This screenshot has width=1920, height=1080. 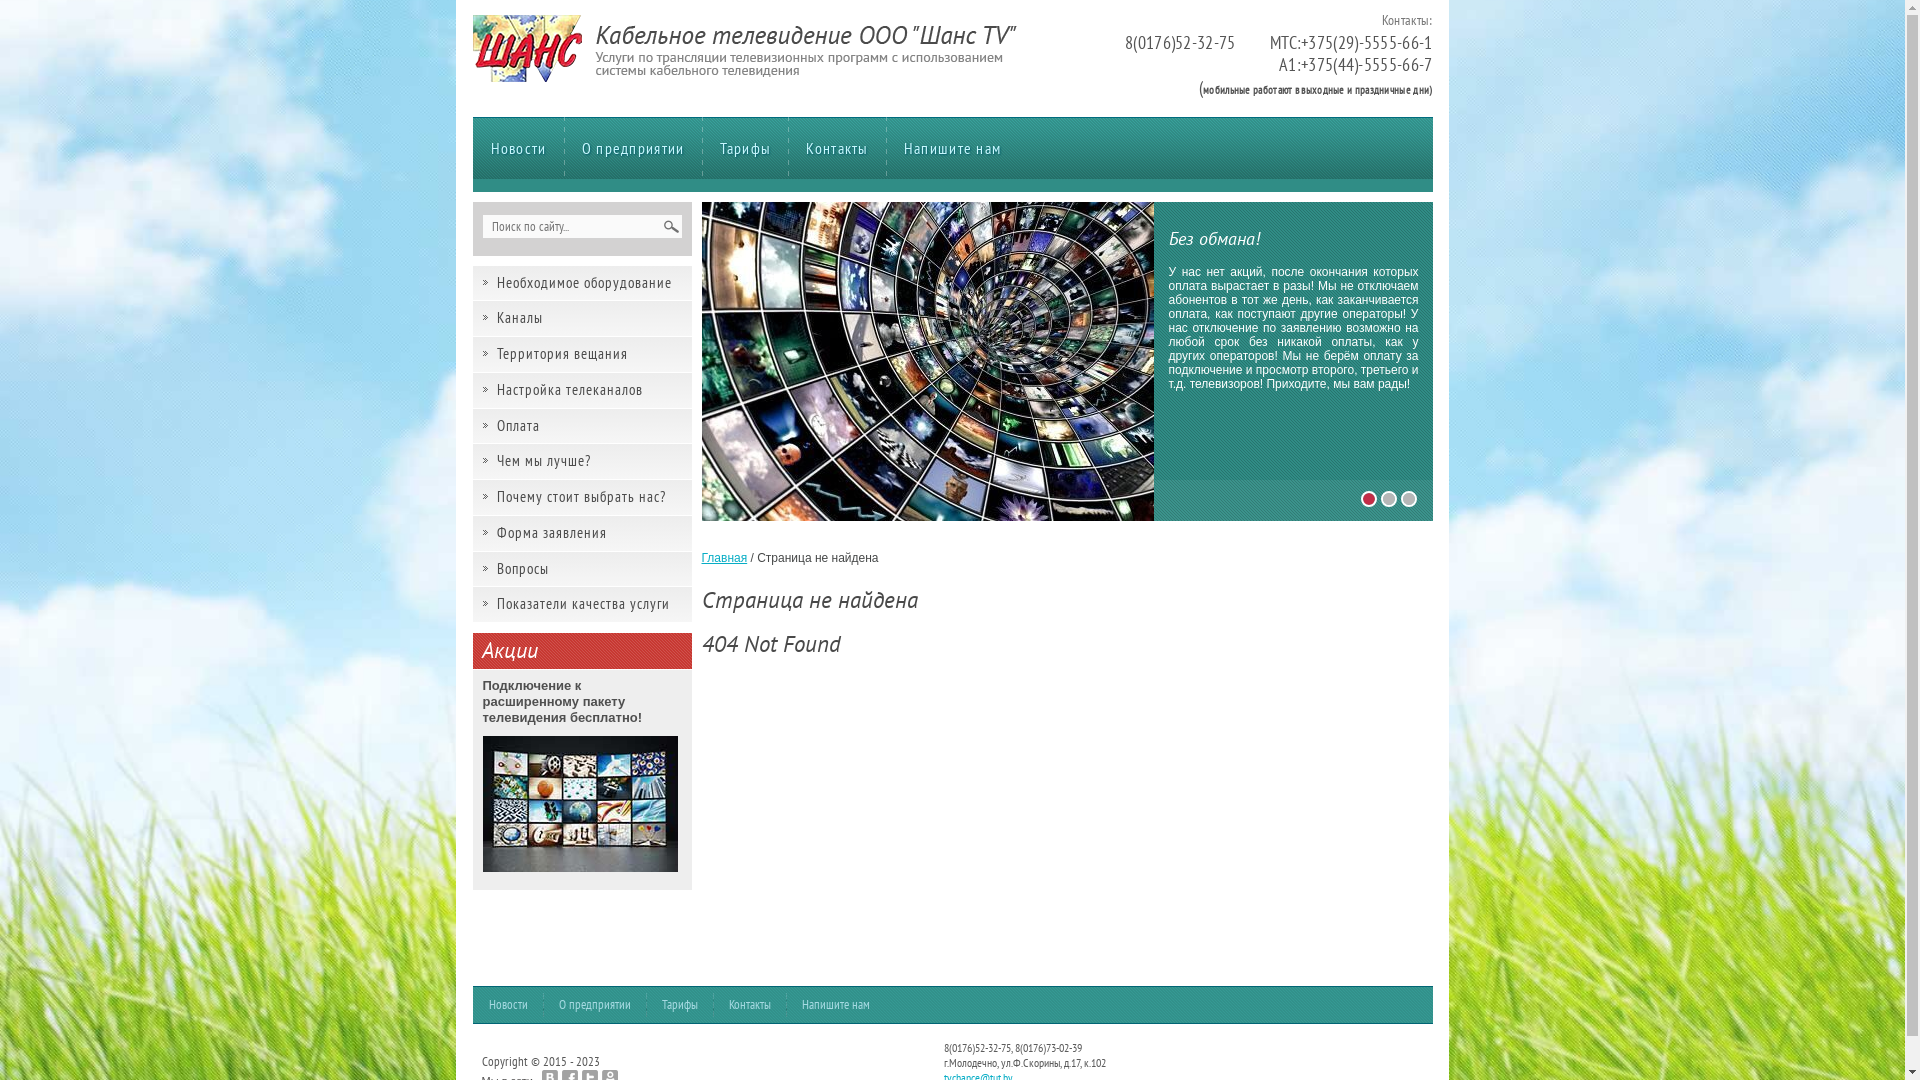 What do you see at coordinates (1367, 497) in the screenshot?
I see `'1'` at bounding box center [1367, 497].